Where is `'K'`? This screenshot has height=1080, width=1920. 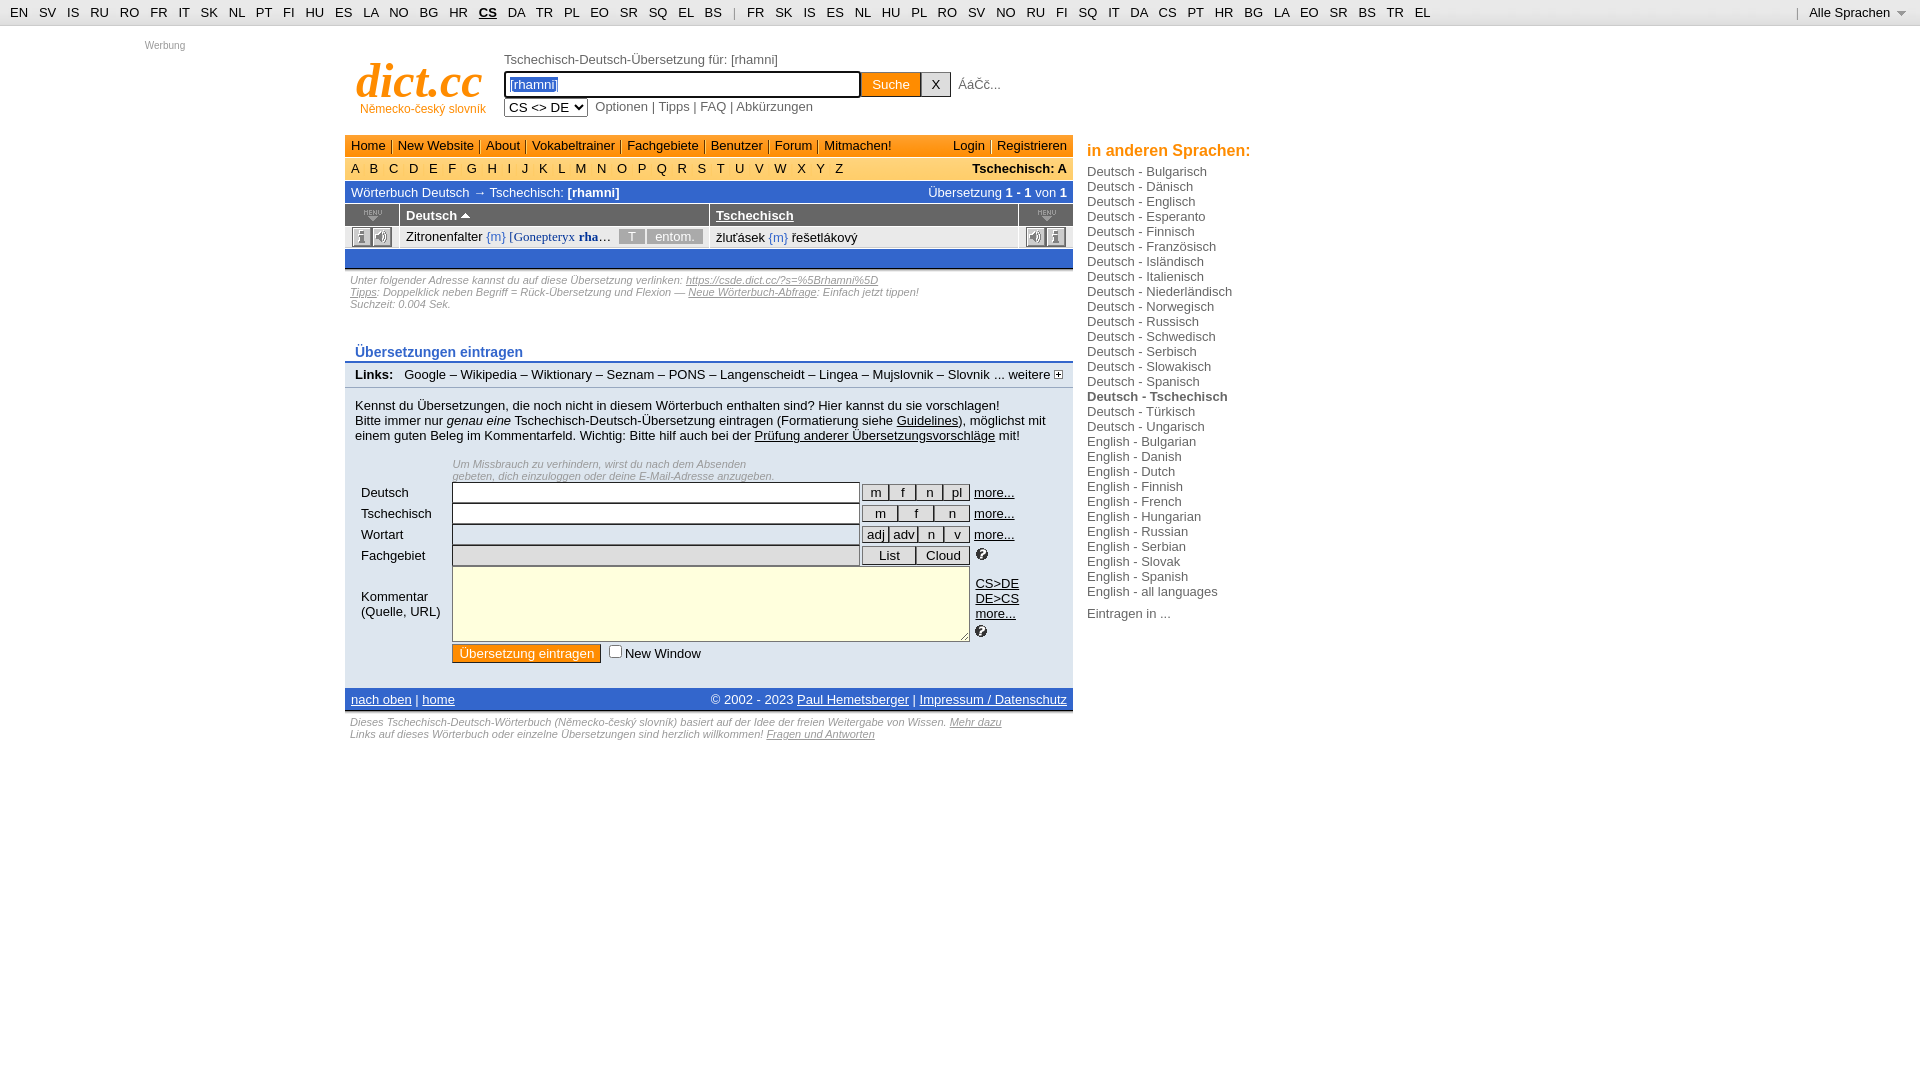 'K' is located at coordinates (542, 167).